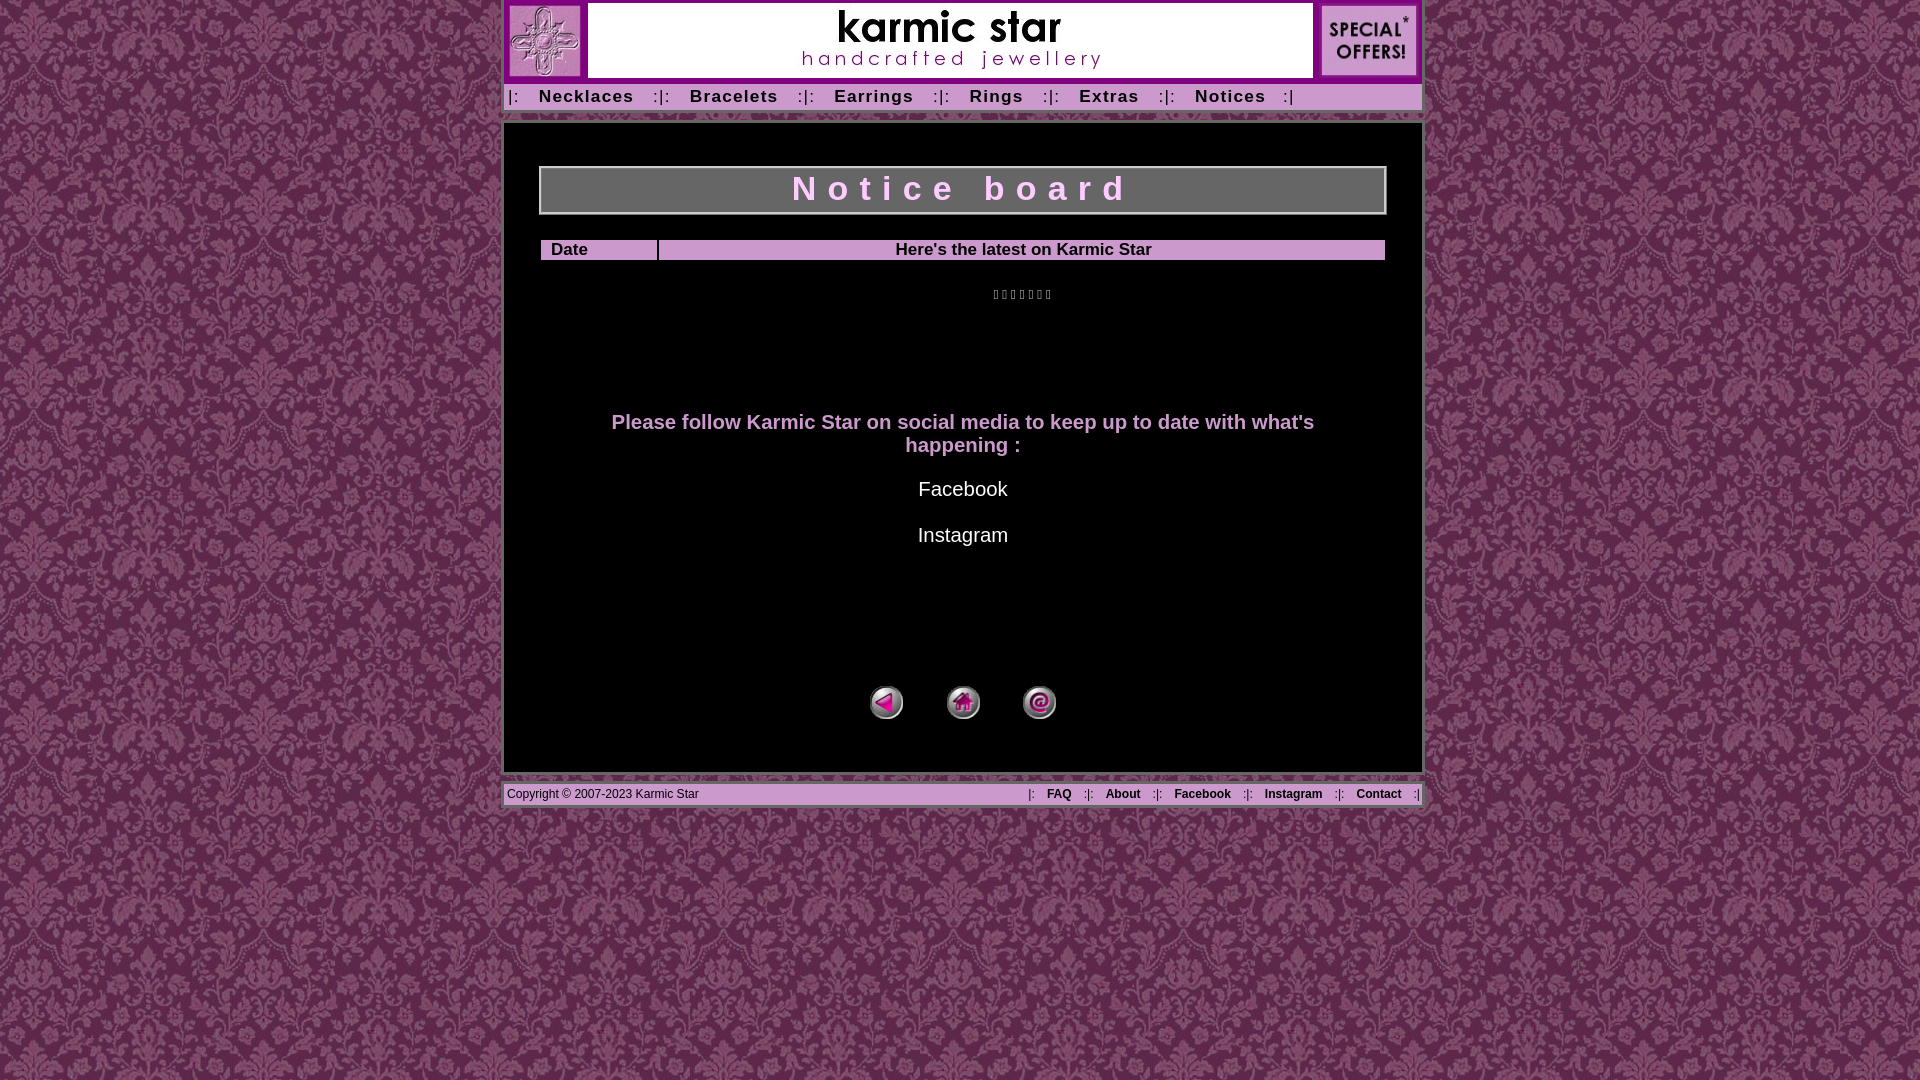 The image size is (1920, 1080). What do you see at coordinates (1200, 793) in the screenshot?
I see `'Facebook'` at bounding box center [1200, 793].